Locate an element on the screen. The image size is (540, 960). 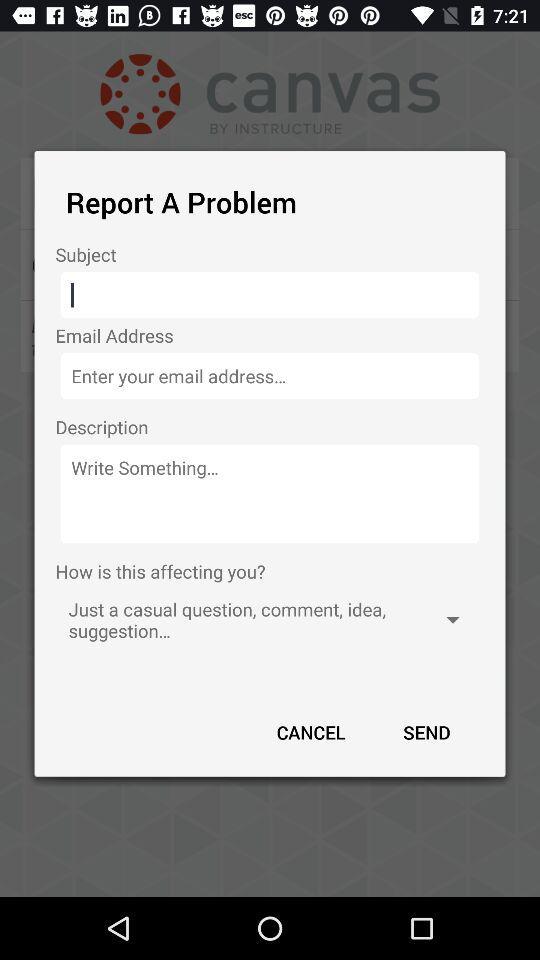
the send item is located at coordinates (425, 731).